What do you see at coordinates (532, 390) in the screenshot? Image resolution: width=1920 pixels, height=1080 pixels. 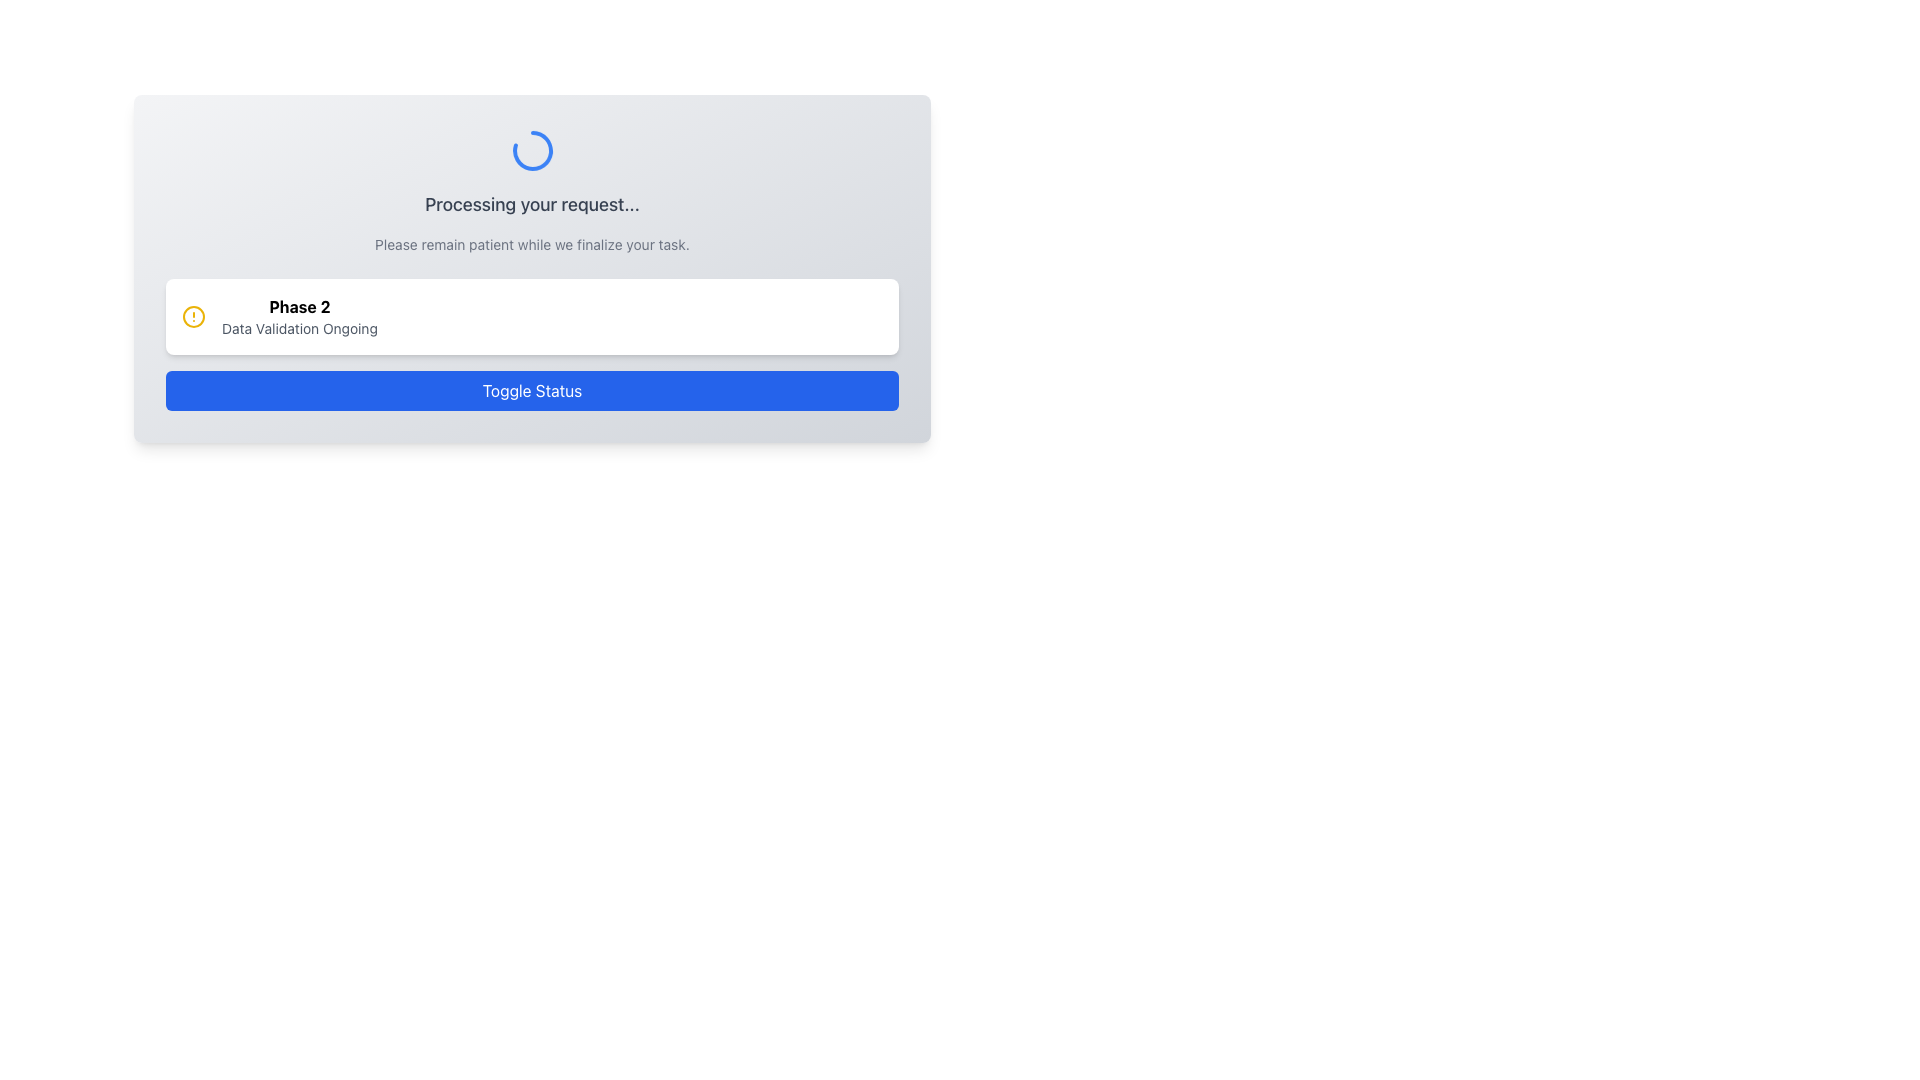 I see `the toggle button located beneath the 'Phase 2 Data Validation Ongoing' text within the card-like structure to change its status` at bounding box center [532, 390].